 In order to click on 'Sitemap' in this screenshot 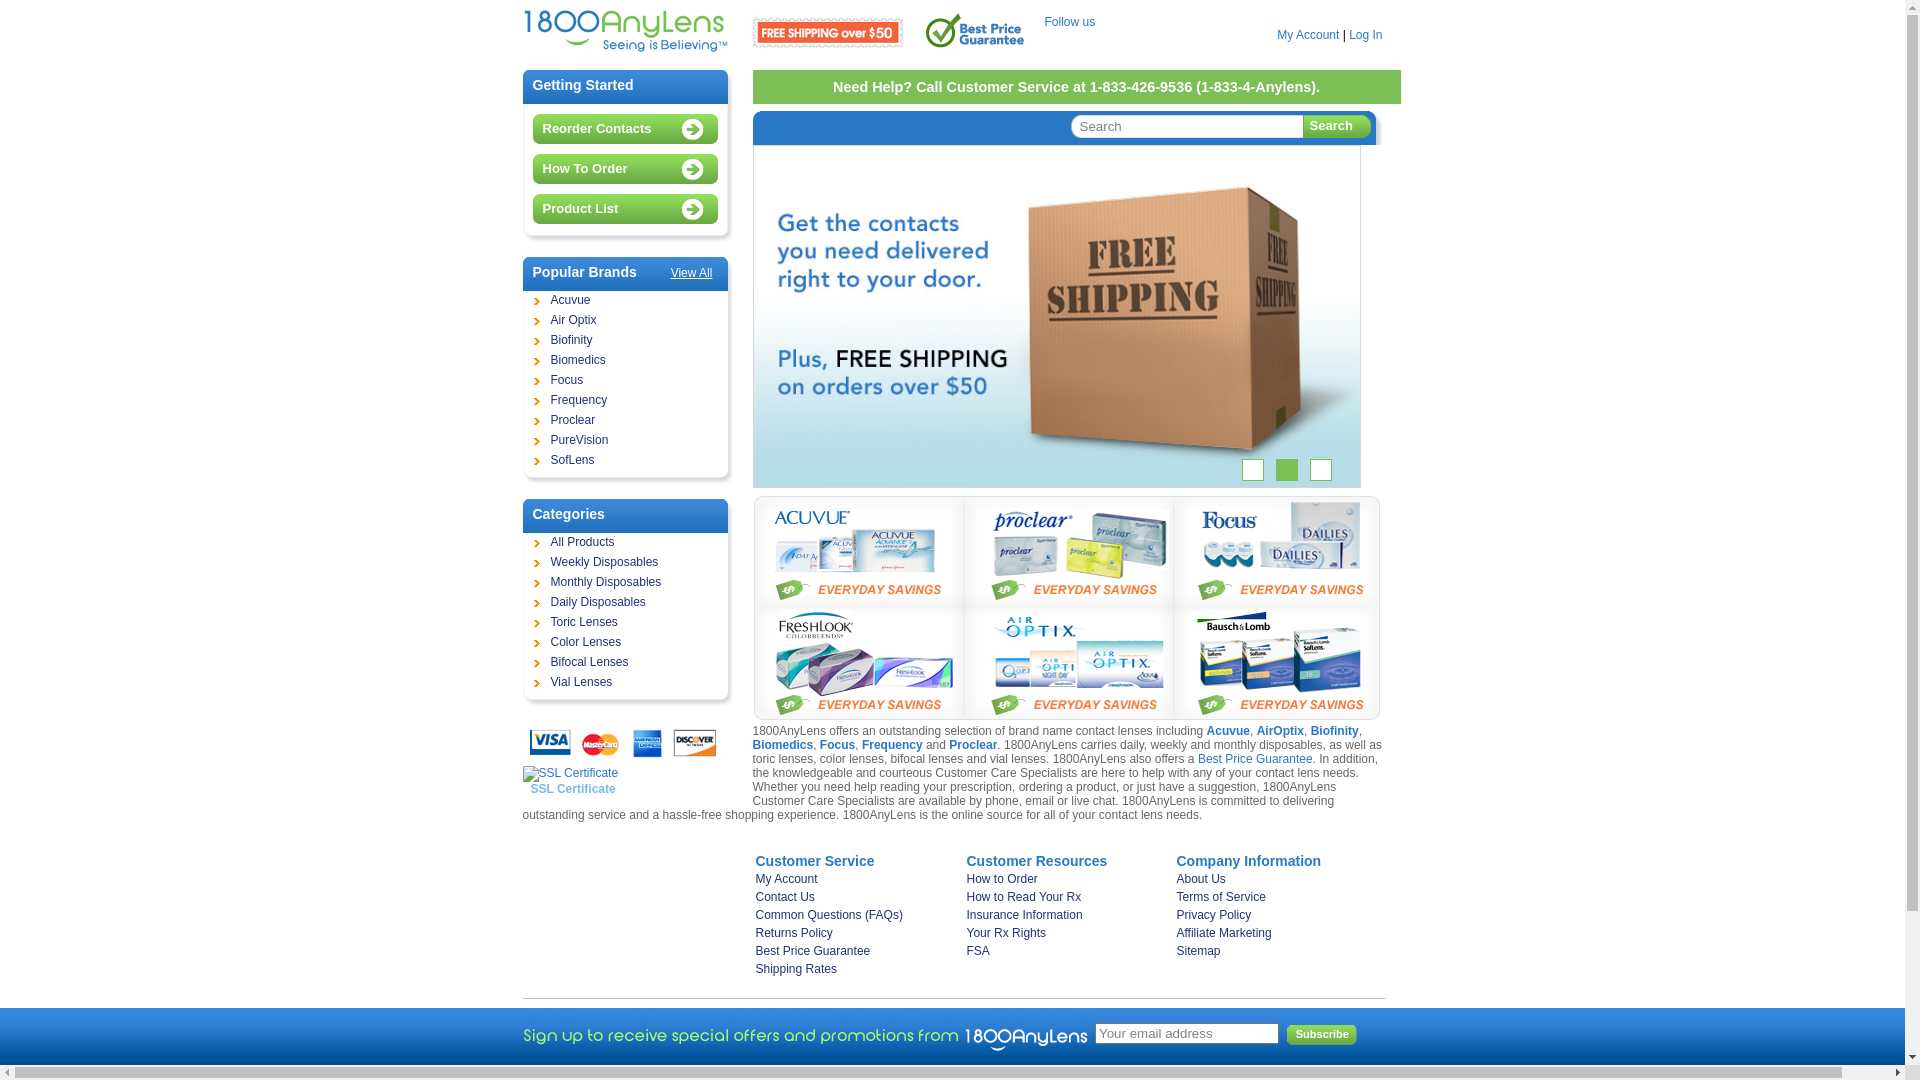, I will do `click(1272, 950)`.